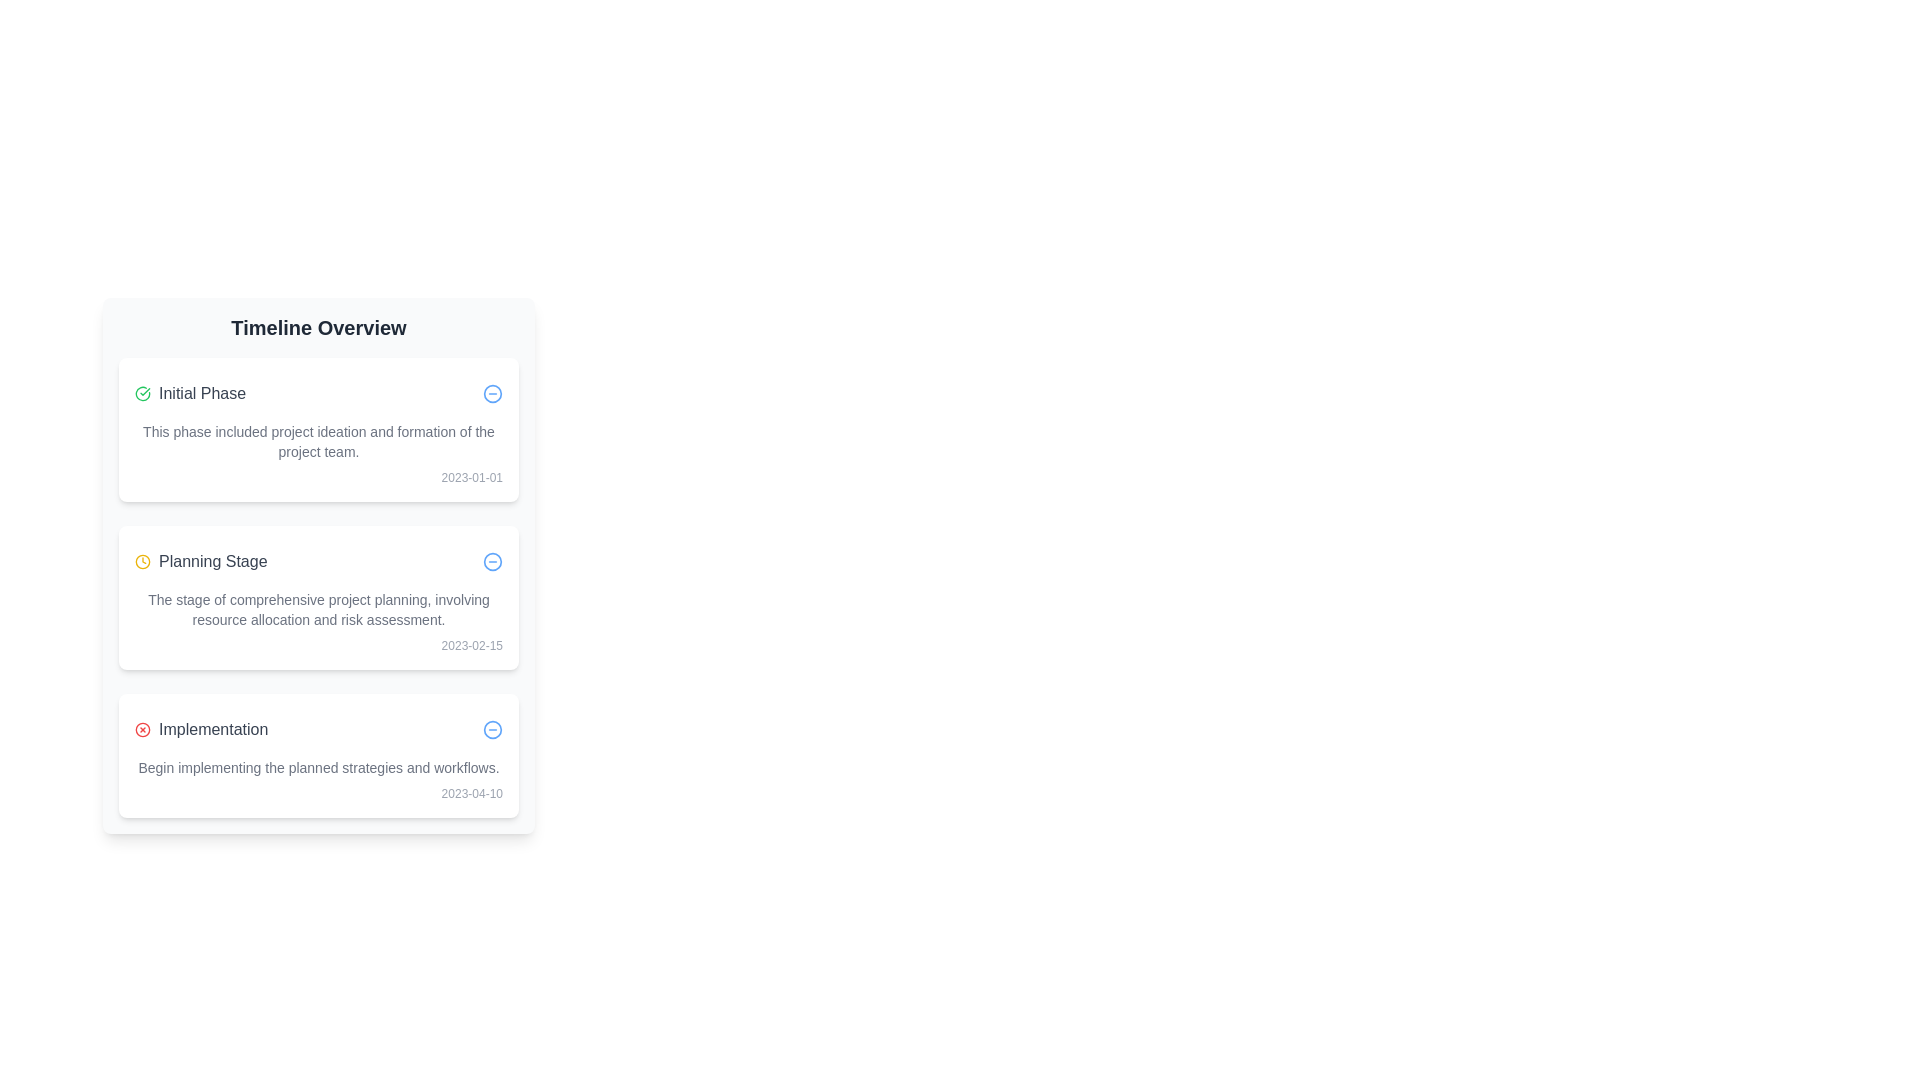  What do you see at coordinates (317, 756) in the screenshot?
I see `the content card titled 'Implementation'` at bounding box center [317, 756].